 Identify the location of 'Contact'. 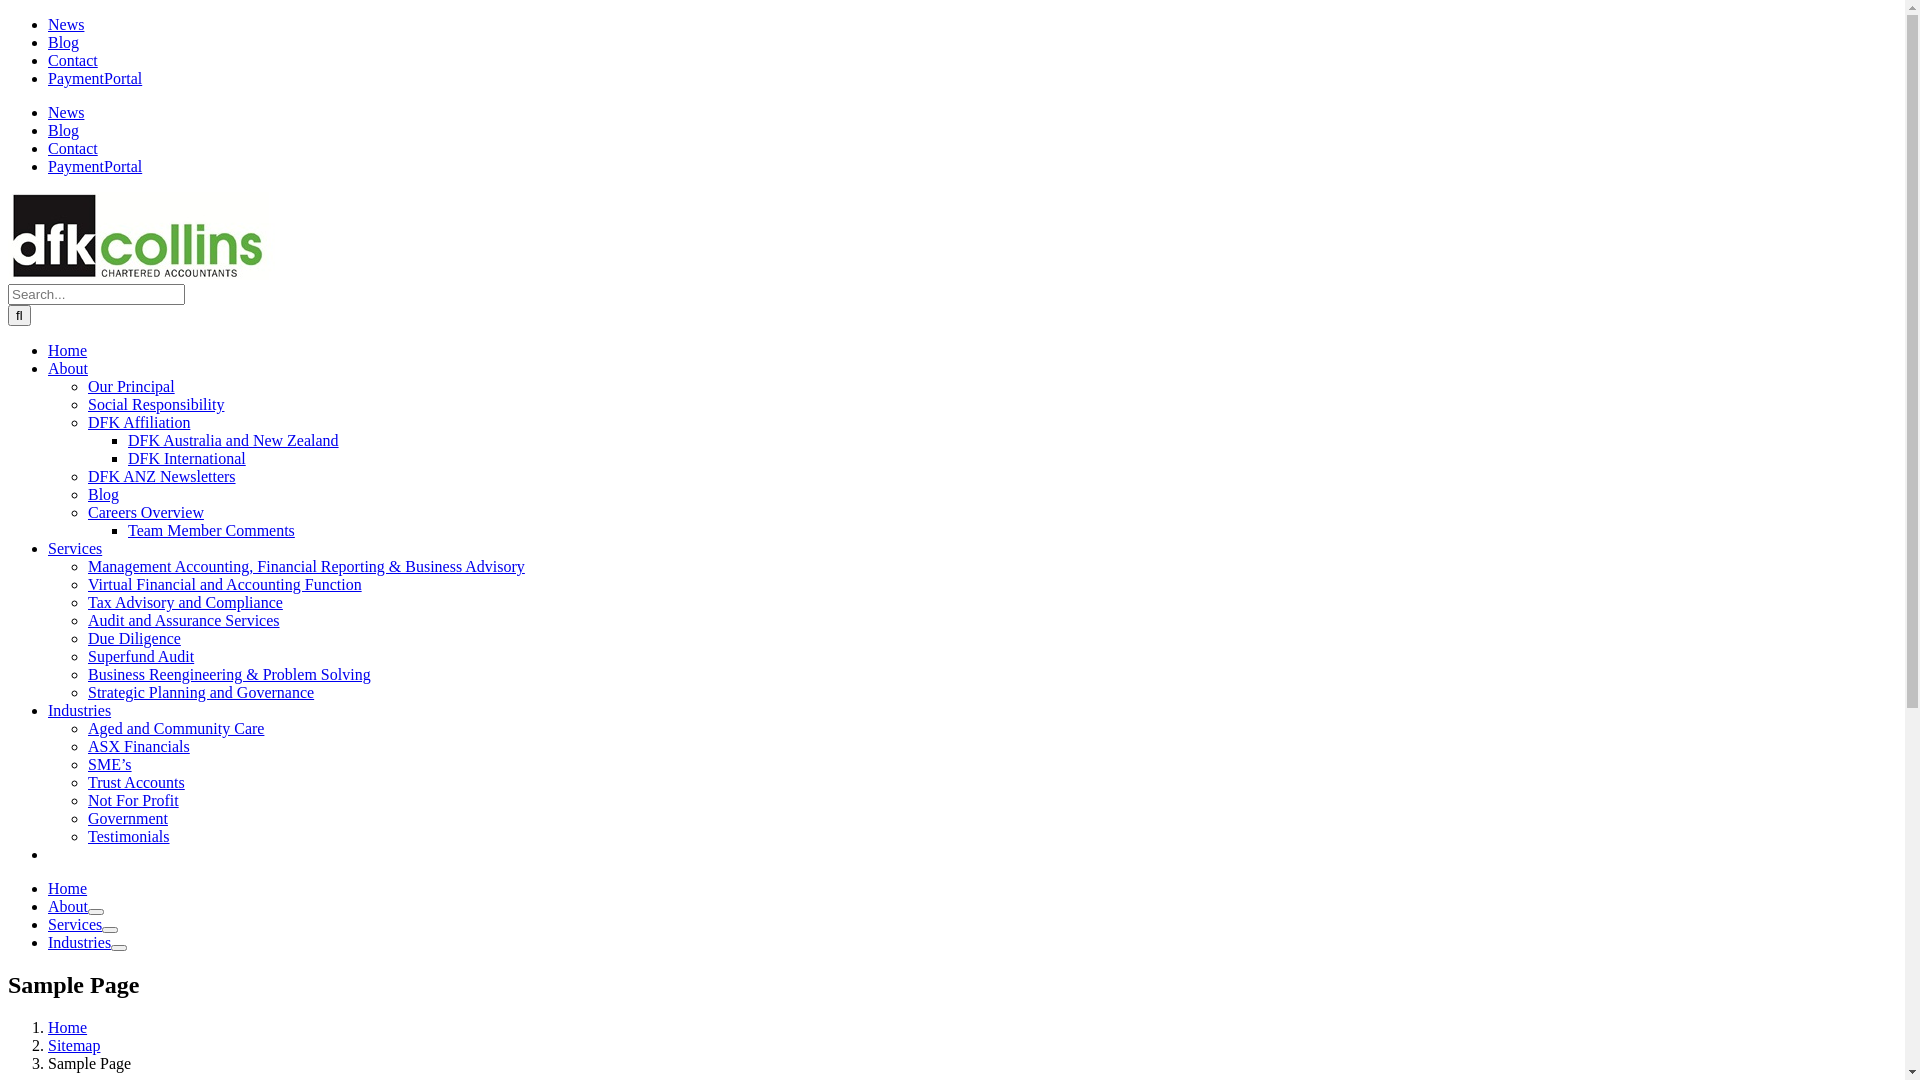
(72, 147).